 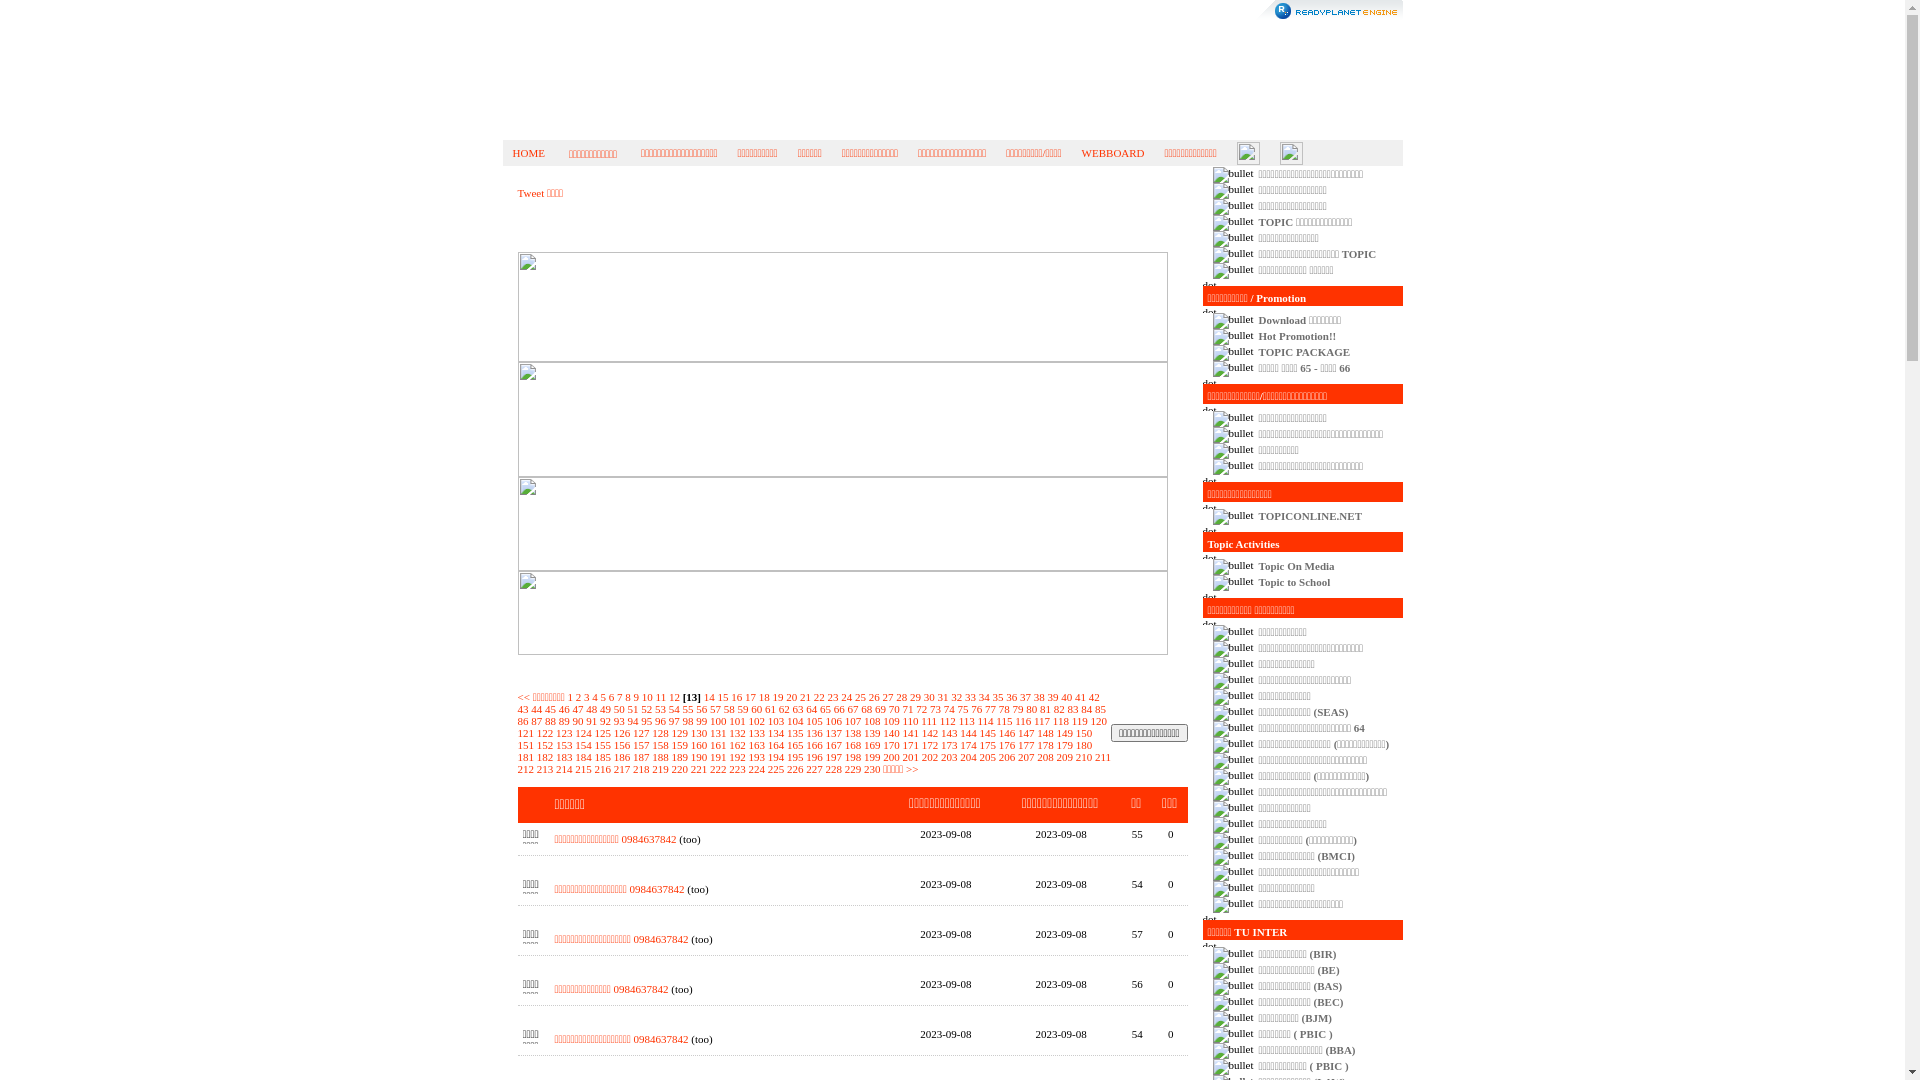 I want to click on '70', so click(x=893, y=708).